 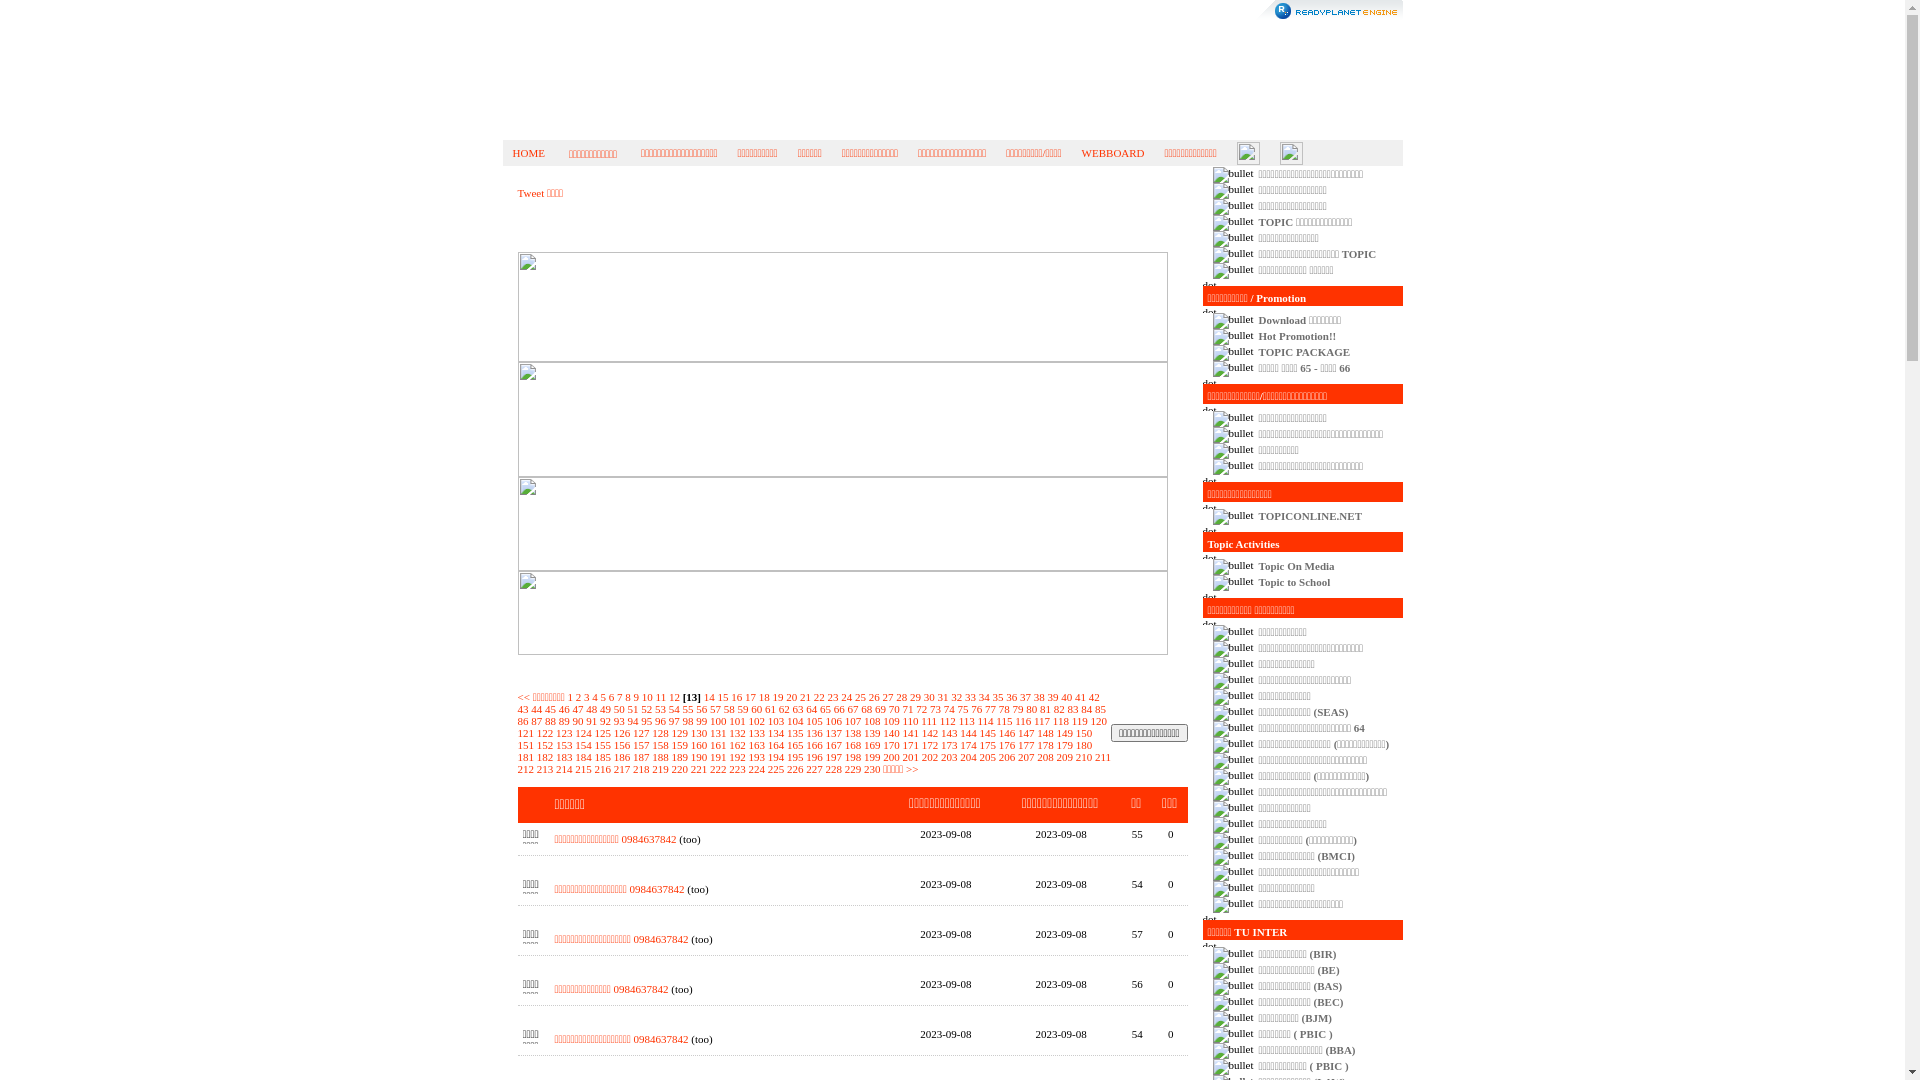 I want to click on '70', so click(x=893, y=708).